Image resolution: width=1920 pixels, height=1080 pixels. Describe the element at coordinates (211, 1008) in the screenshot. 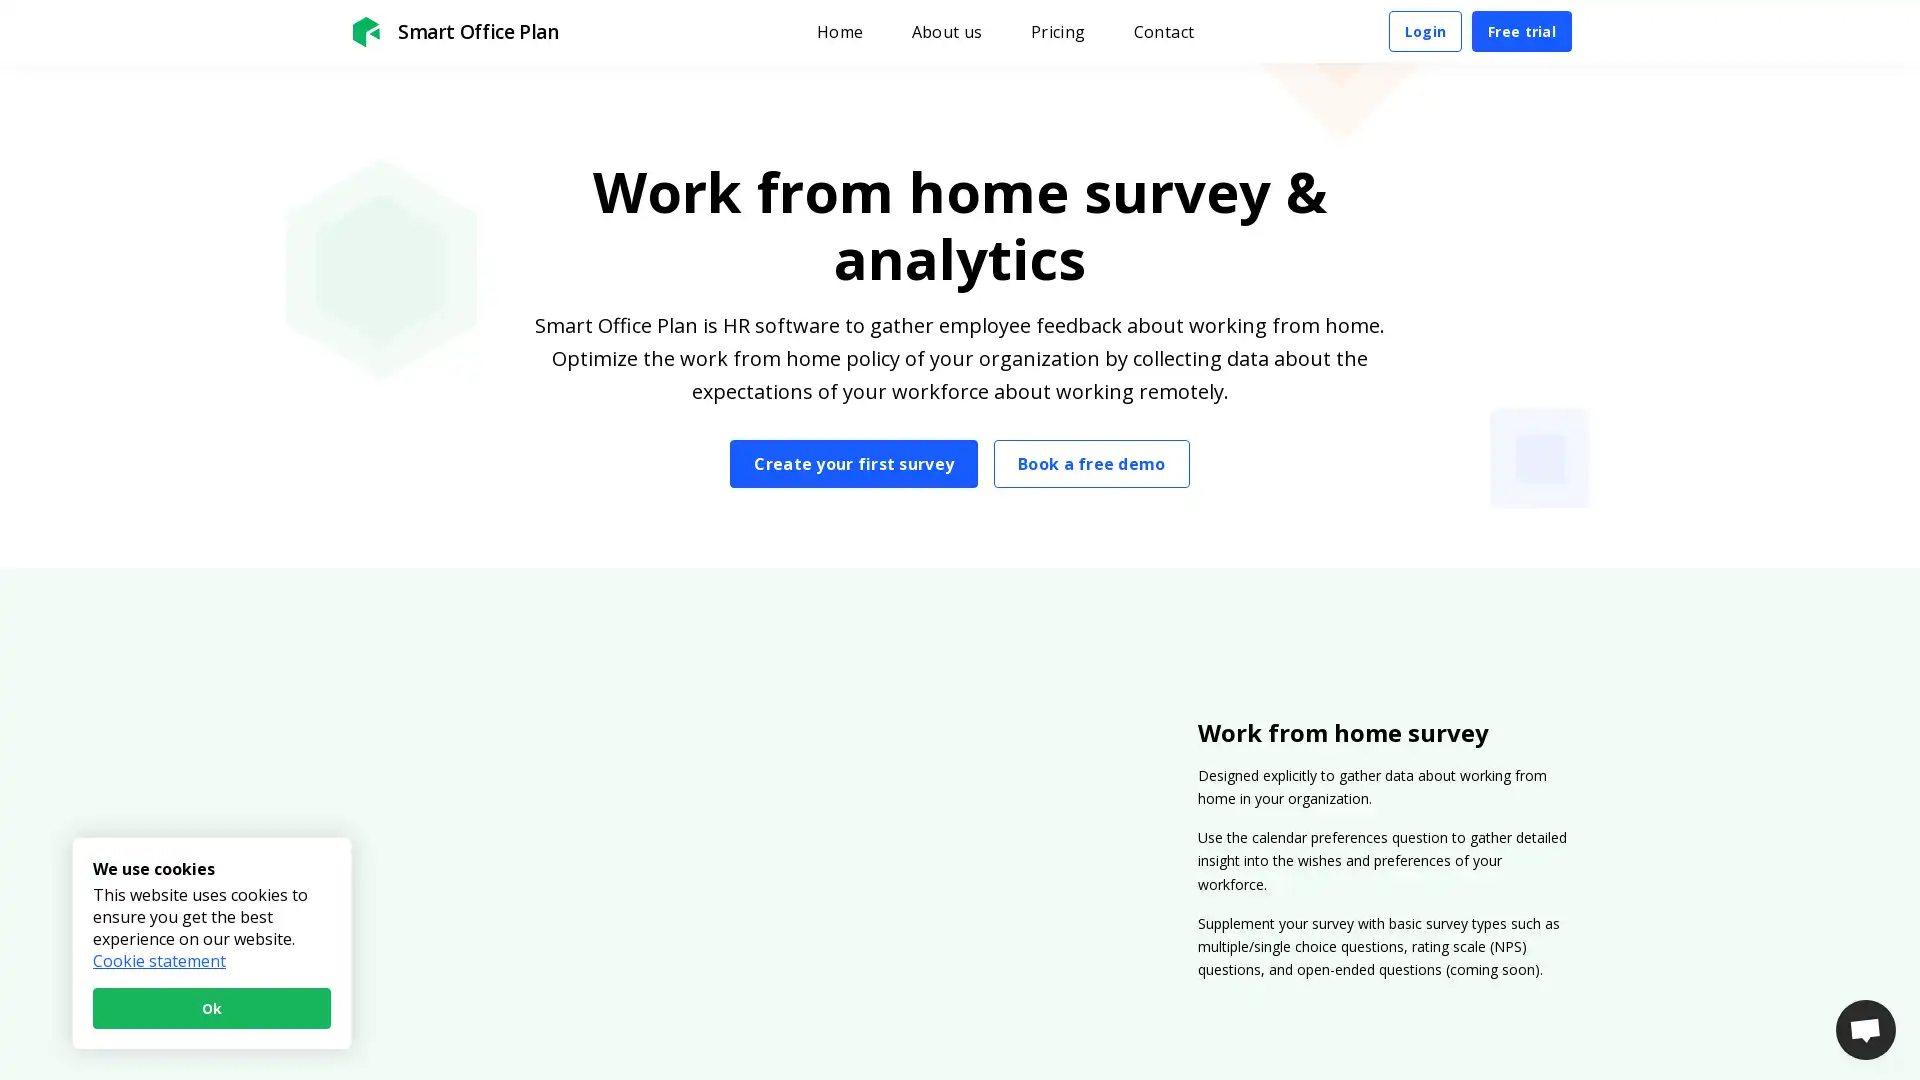

I see `Ok` at that location.